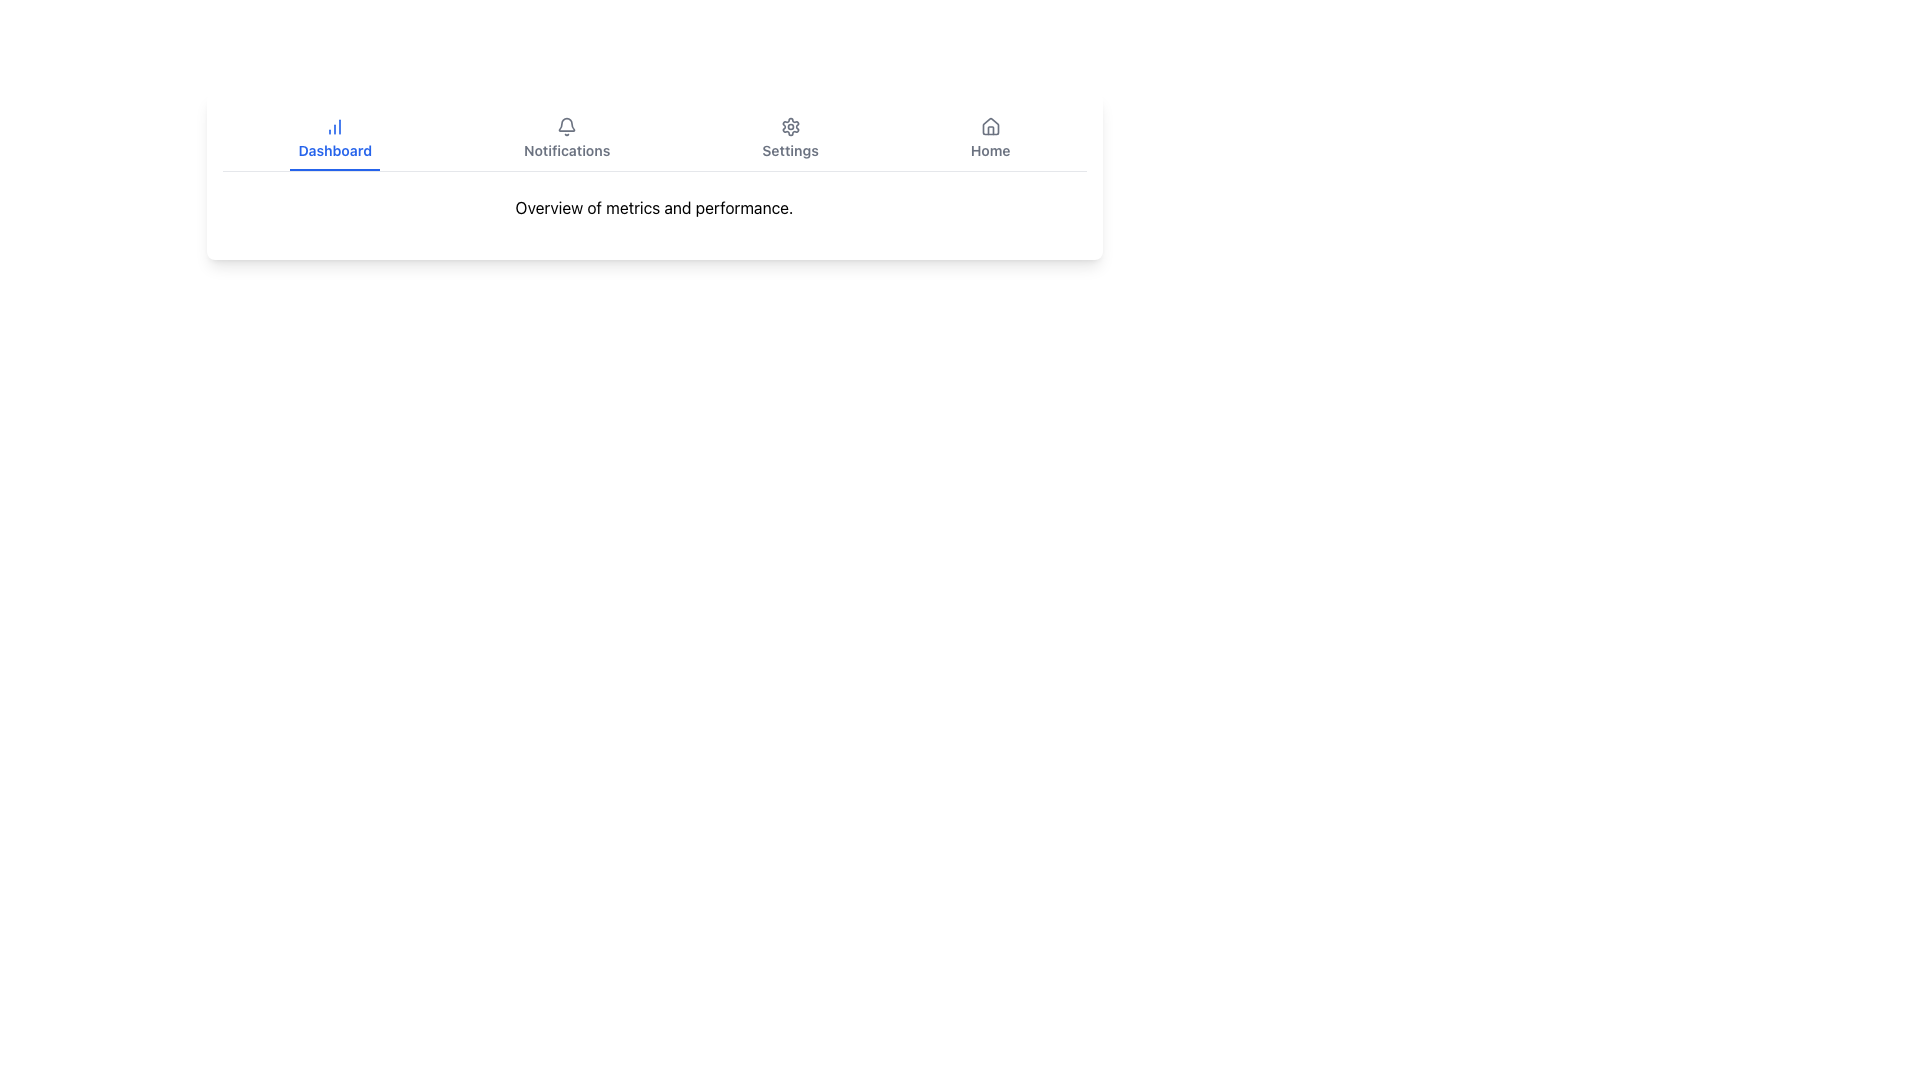  Describe the element at coordinates (990, 127) in the screenshot. I see `the house icon in the navigation bar, which is styled with a minimalistic line-based design and is located above the 'Home' text label` at that location.